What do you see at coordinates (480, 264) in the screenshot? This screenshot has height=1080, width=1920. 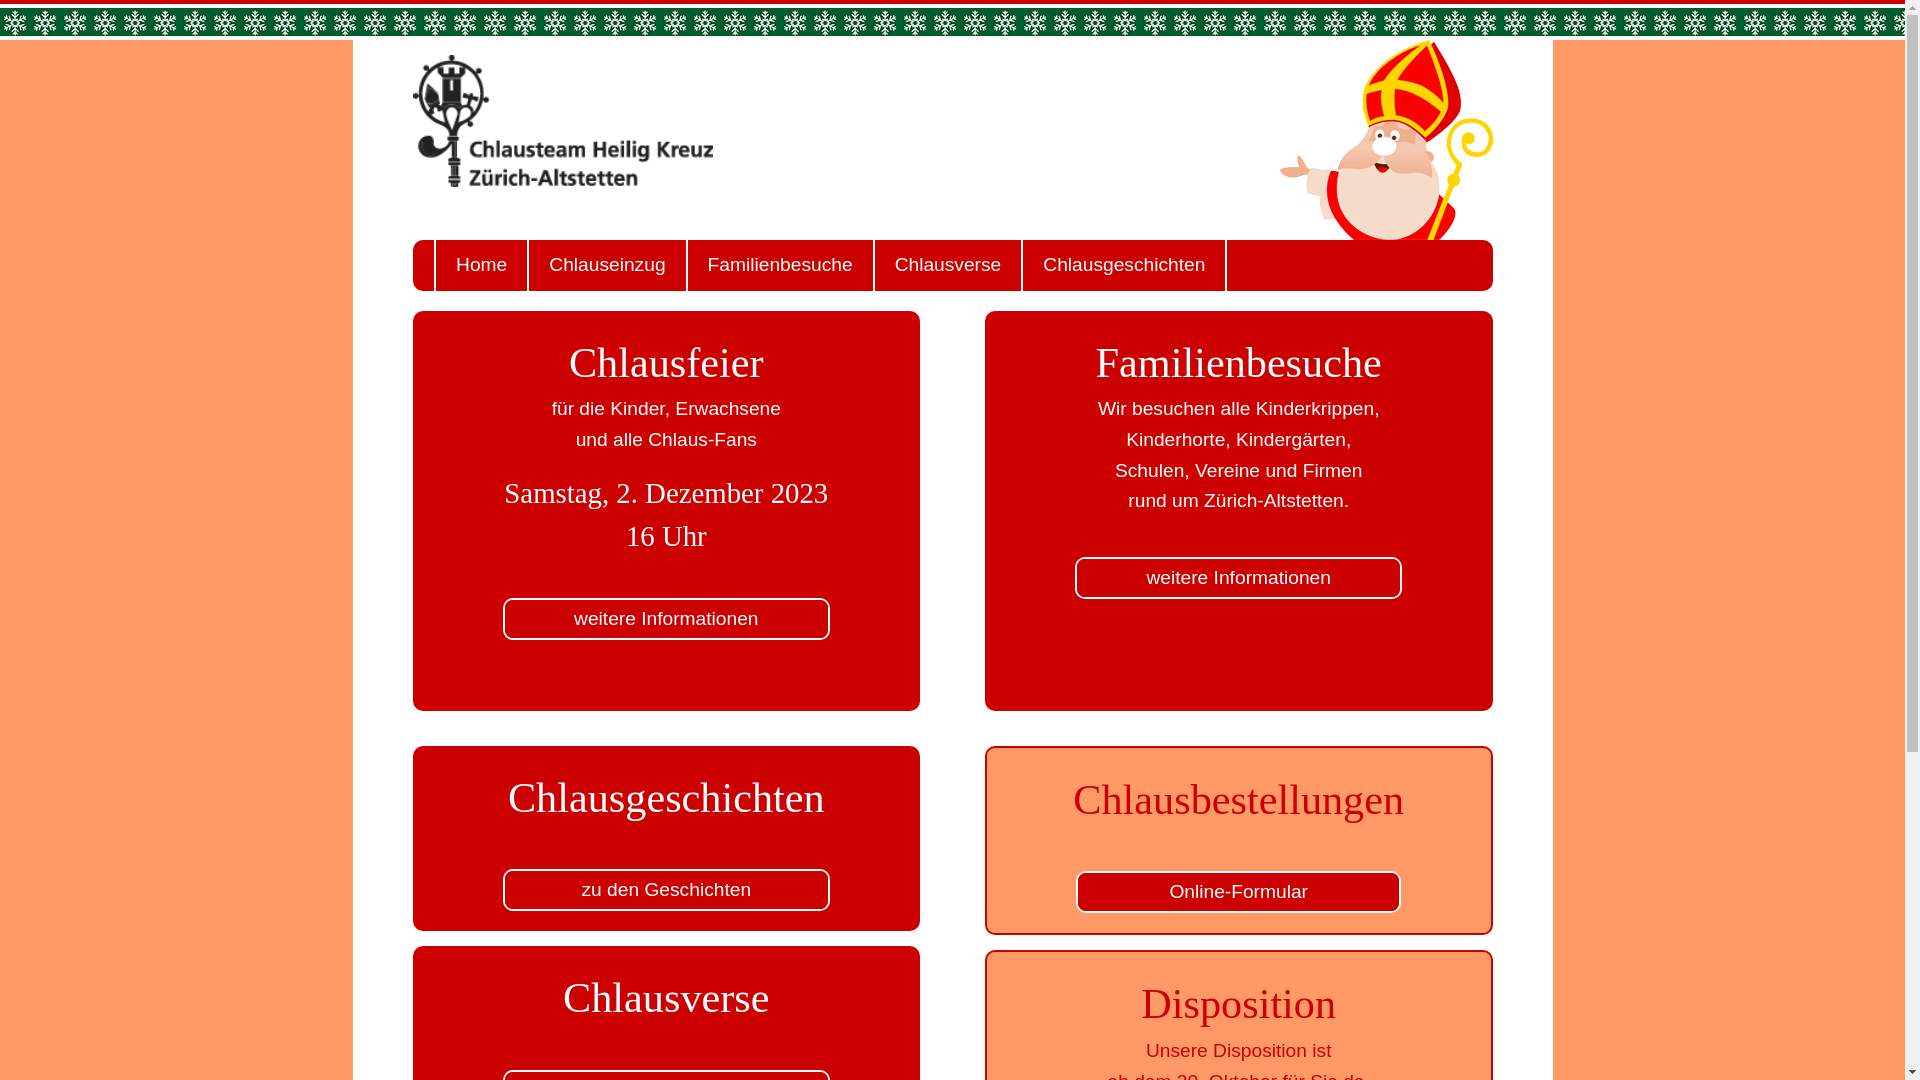 I see `'Home'` at bounding box center [480, 264].